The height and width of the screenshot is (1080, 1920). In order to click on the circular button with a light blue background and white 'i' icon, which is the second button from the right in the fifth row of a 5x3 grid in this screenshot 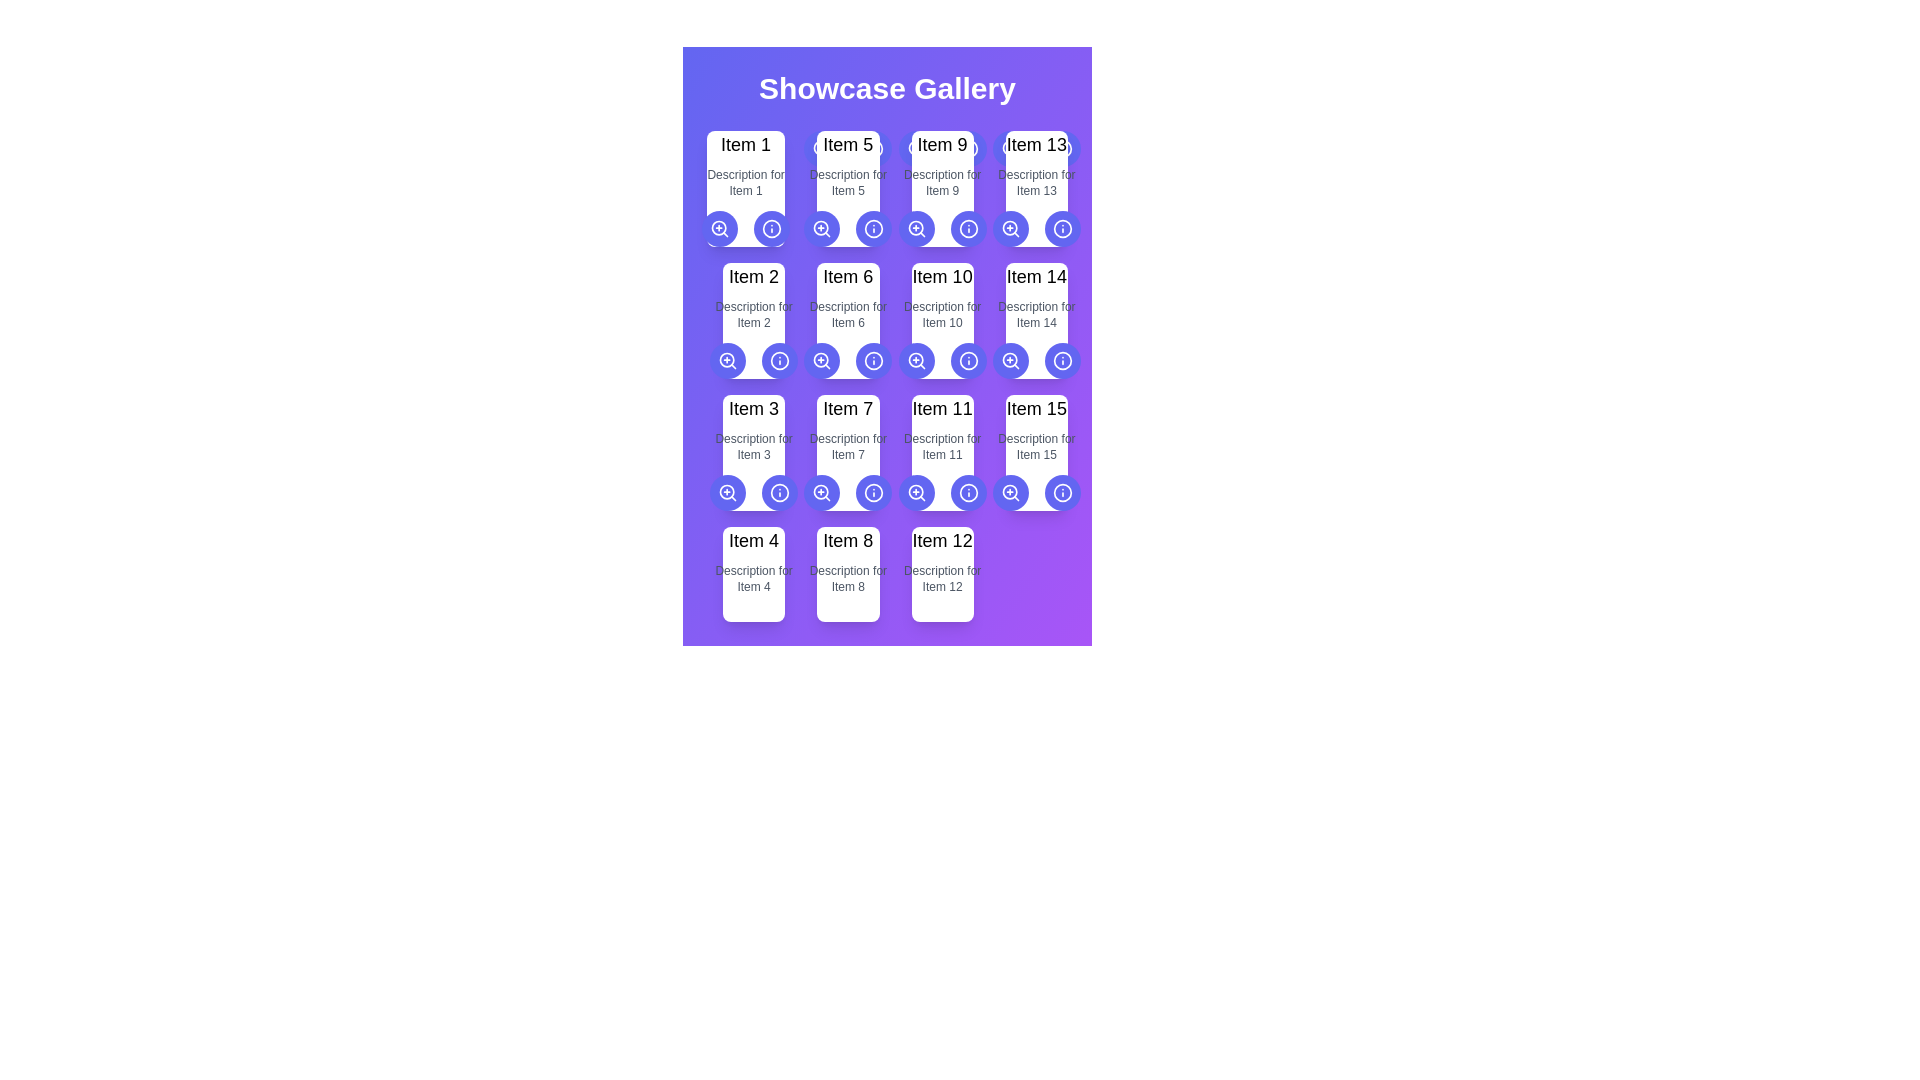, I will do `click(1061, 493)`.